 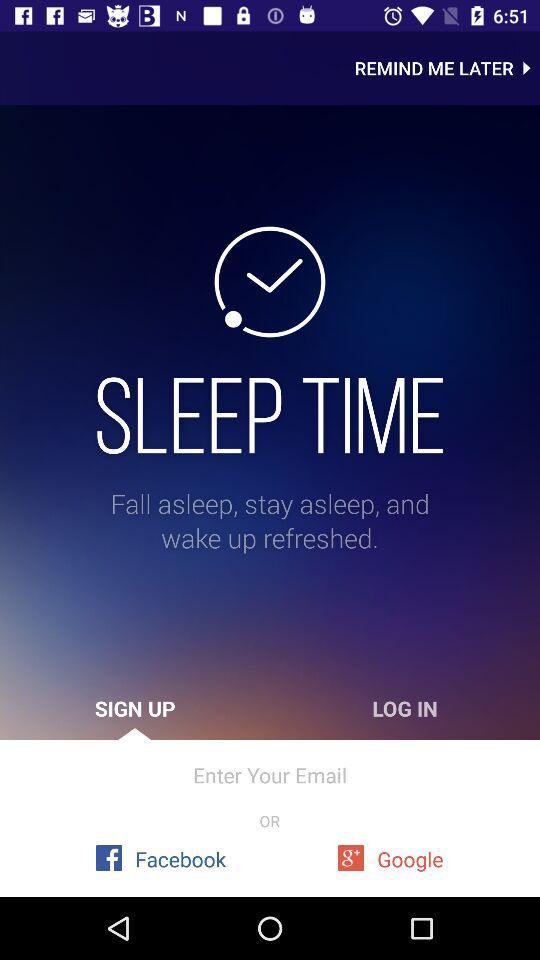 I want to click on item at the top right corner, so click(x=447, y=68).